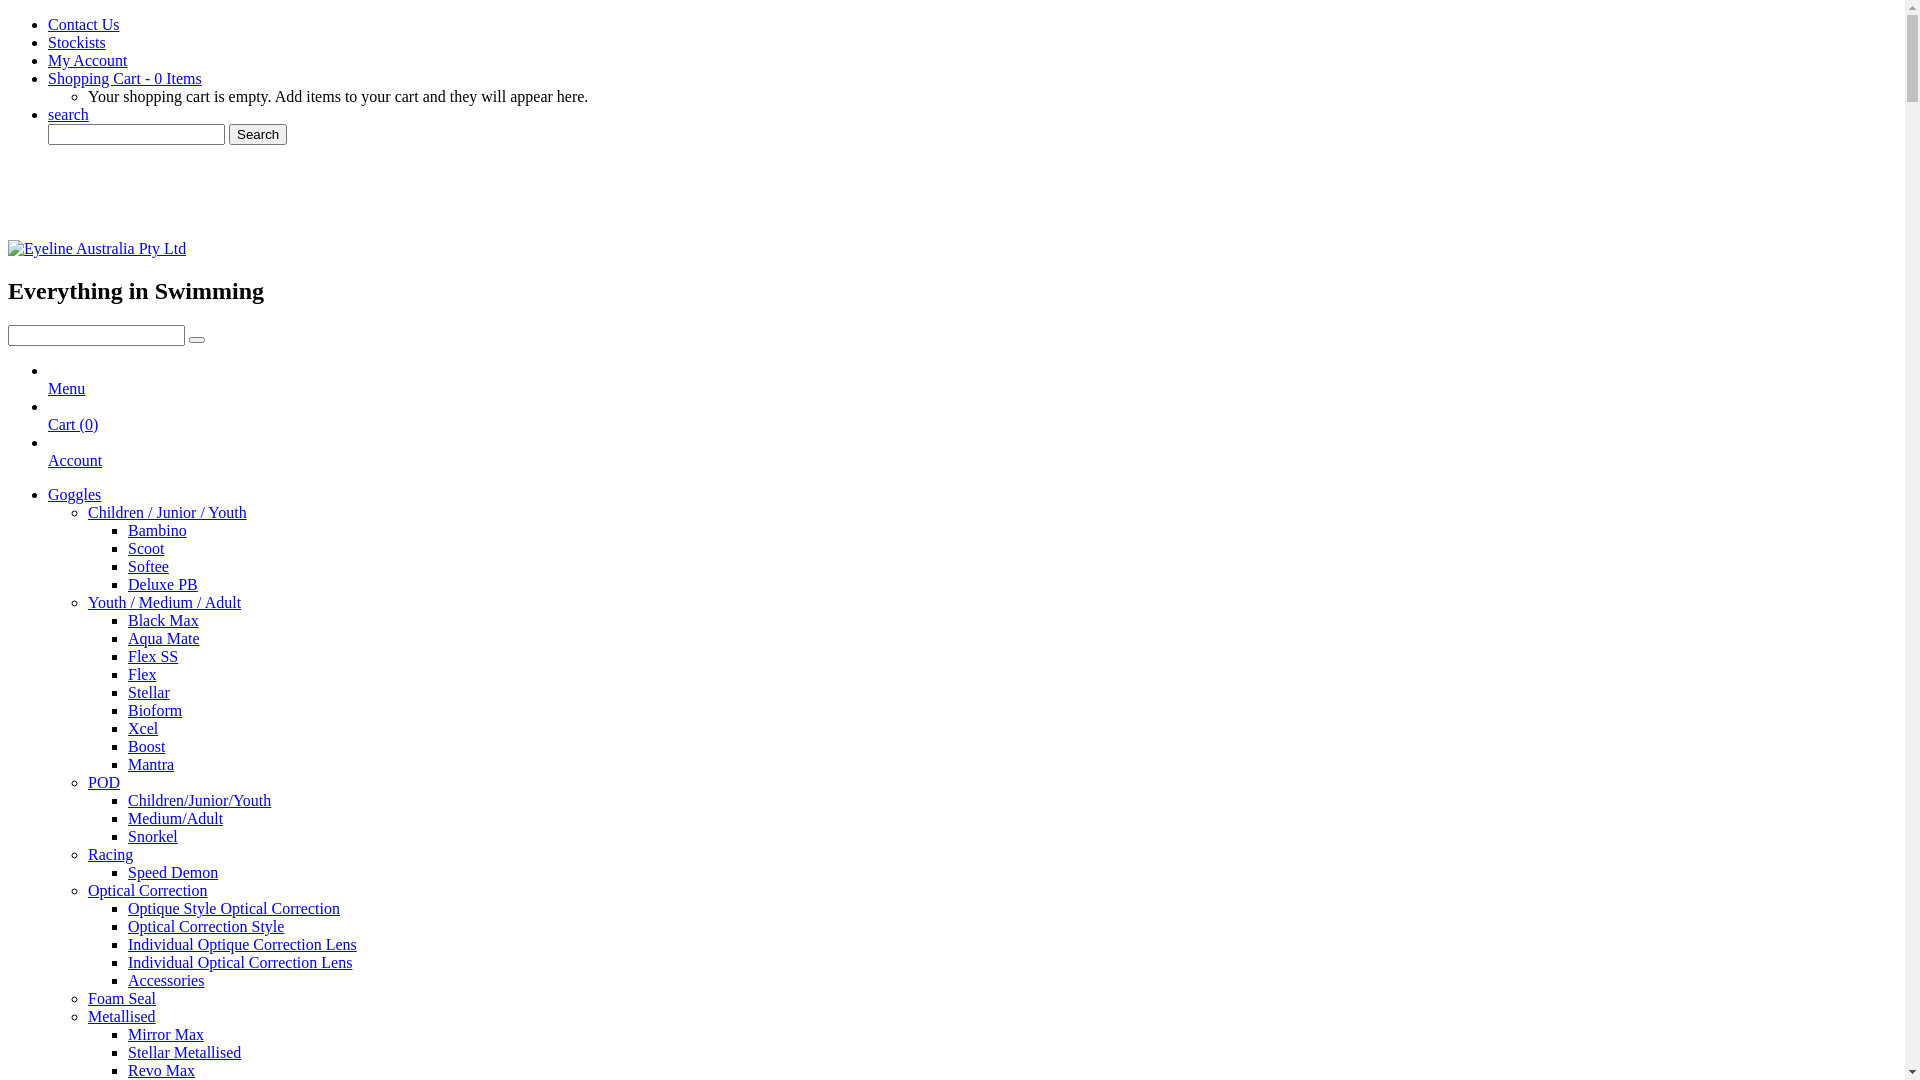 Image resolution: width=1920 pixels, height=1080 pixels. Describe the element at coordinates (166, 979) in the screenshot. I see `'Accessories'` at that location.